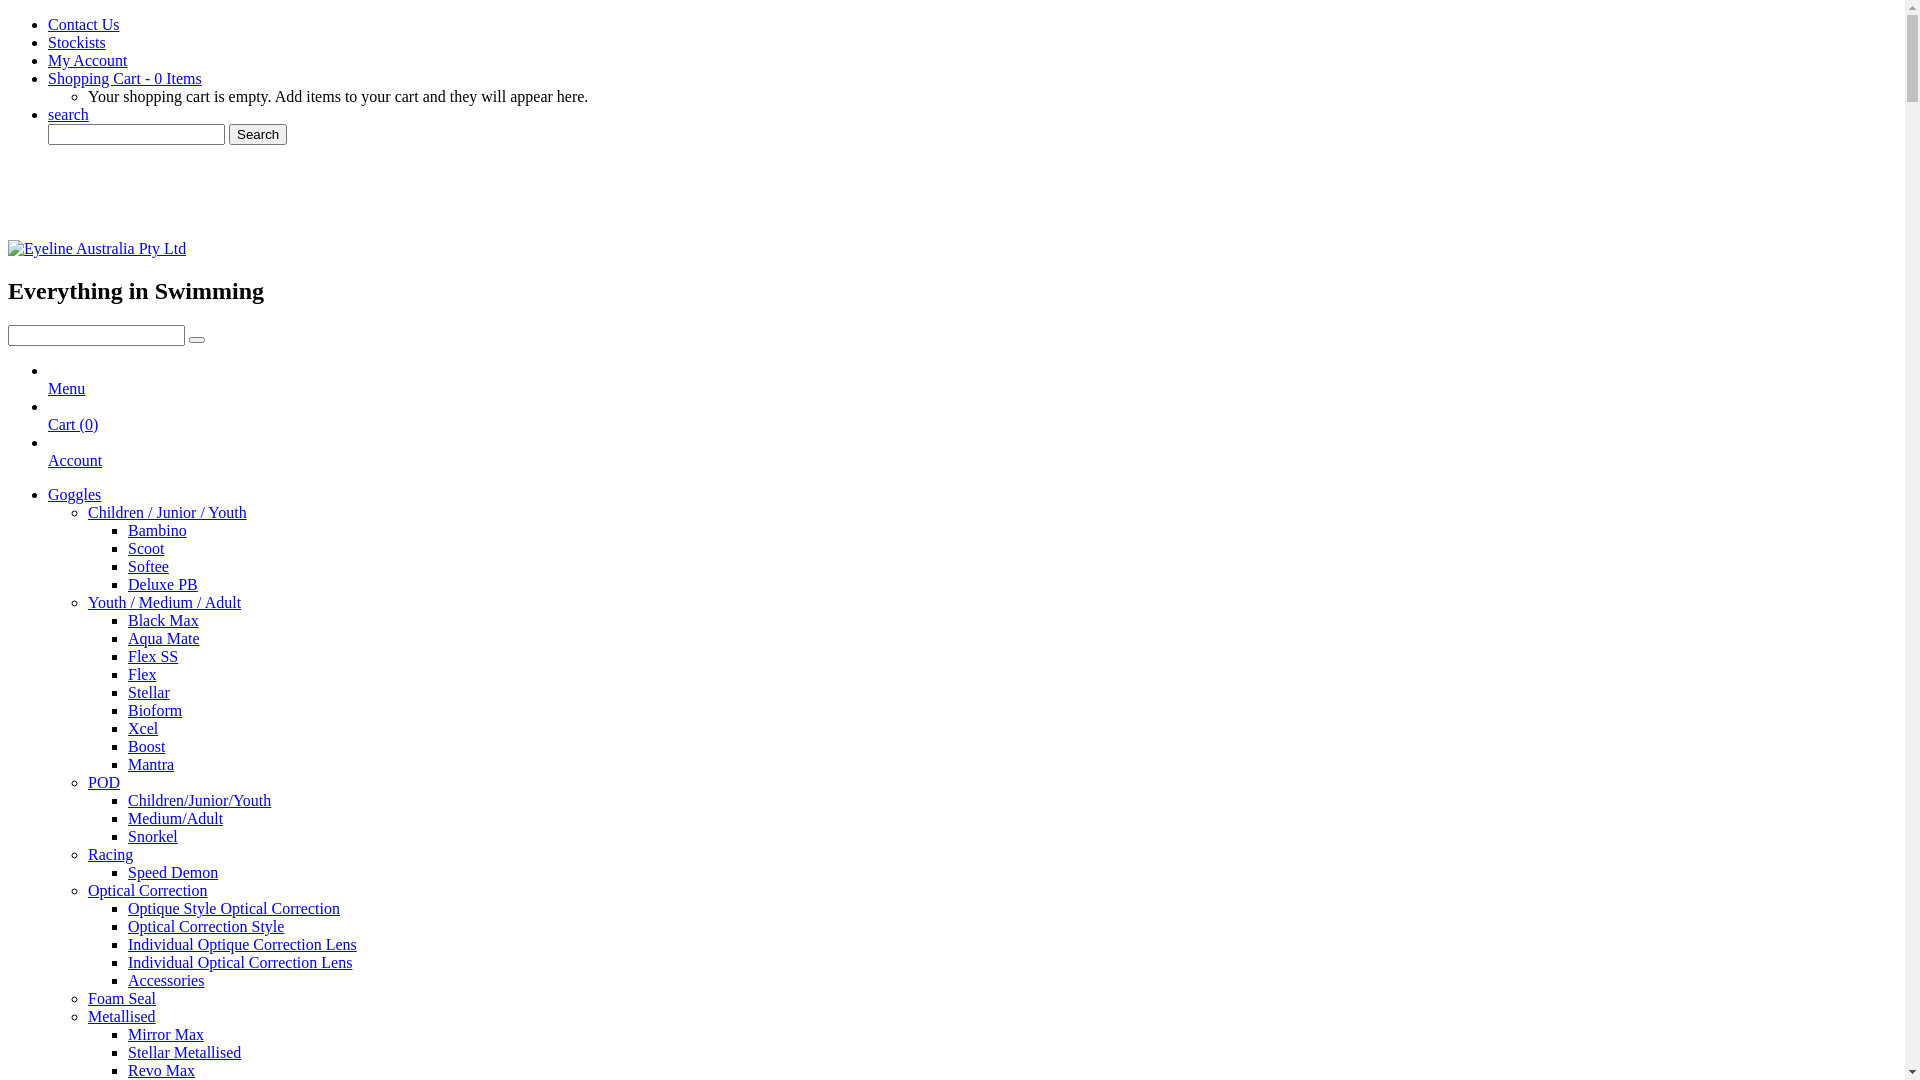 Image resolution: width=1920 pixels, height=1080 pixels. Describe the element at coordinates (166, 979) in the screenshot. I see `'Accessories'` at that location.